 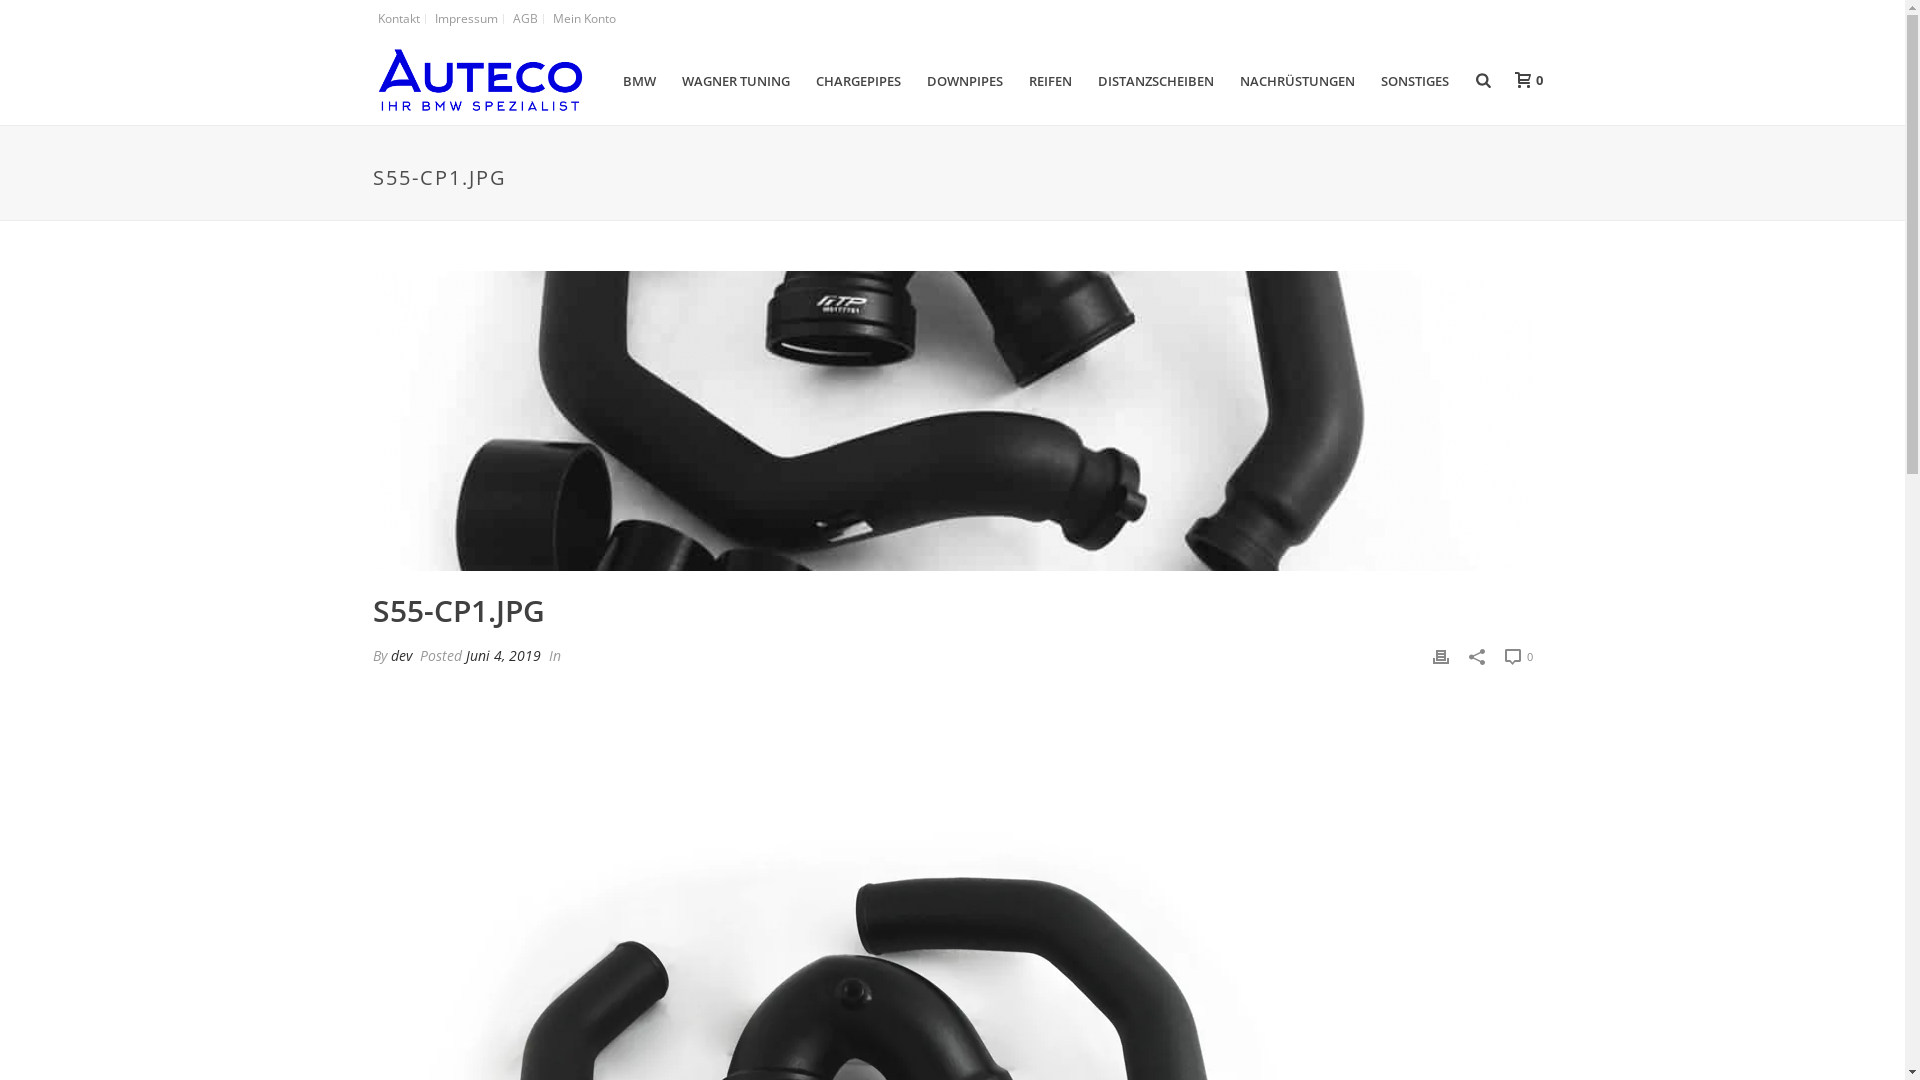 What do you see at coordinates (389, 655) in the screenshot?
I see `'dev'` at bounding box center [389, 655].